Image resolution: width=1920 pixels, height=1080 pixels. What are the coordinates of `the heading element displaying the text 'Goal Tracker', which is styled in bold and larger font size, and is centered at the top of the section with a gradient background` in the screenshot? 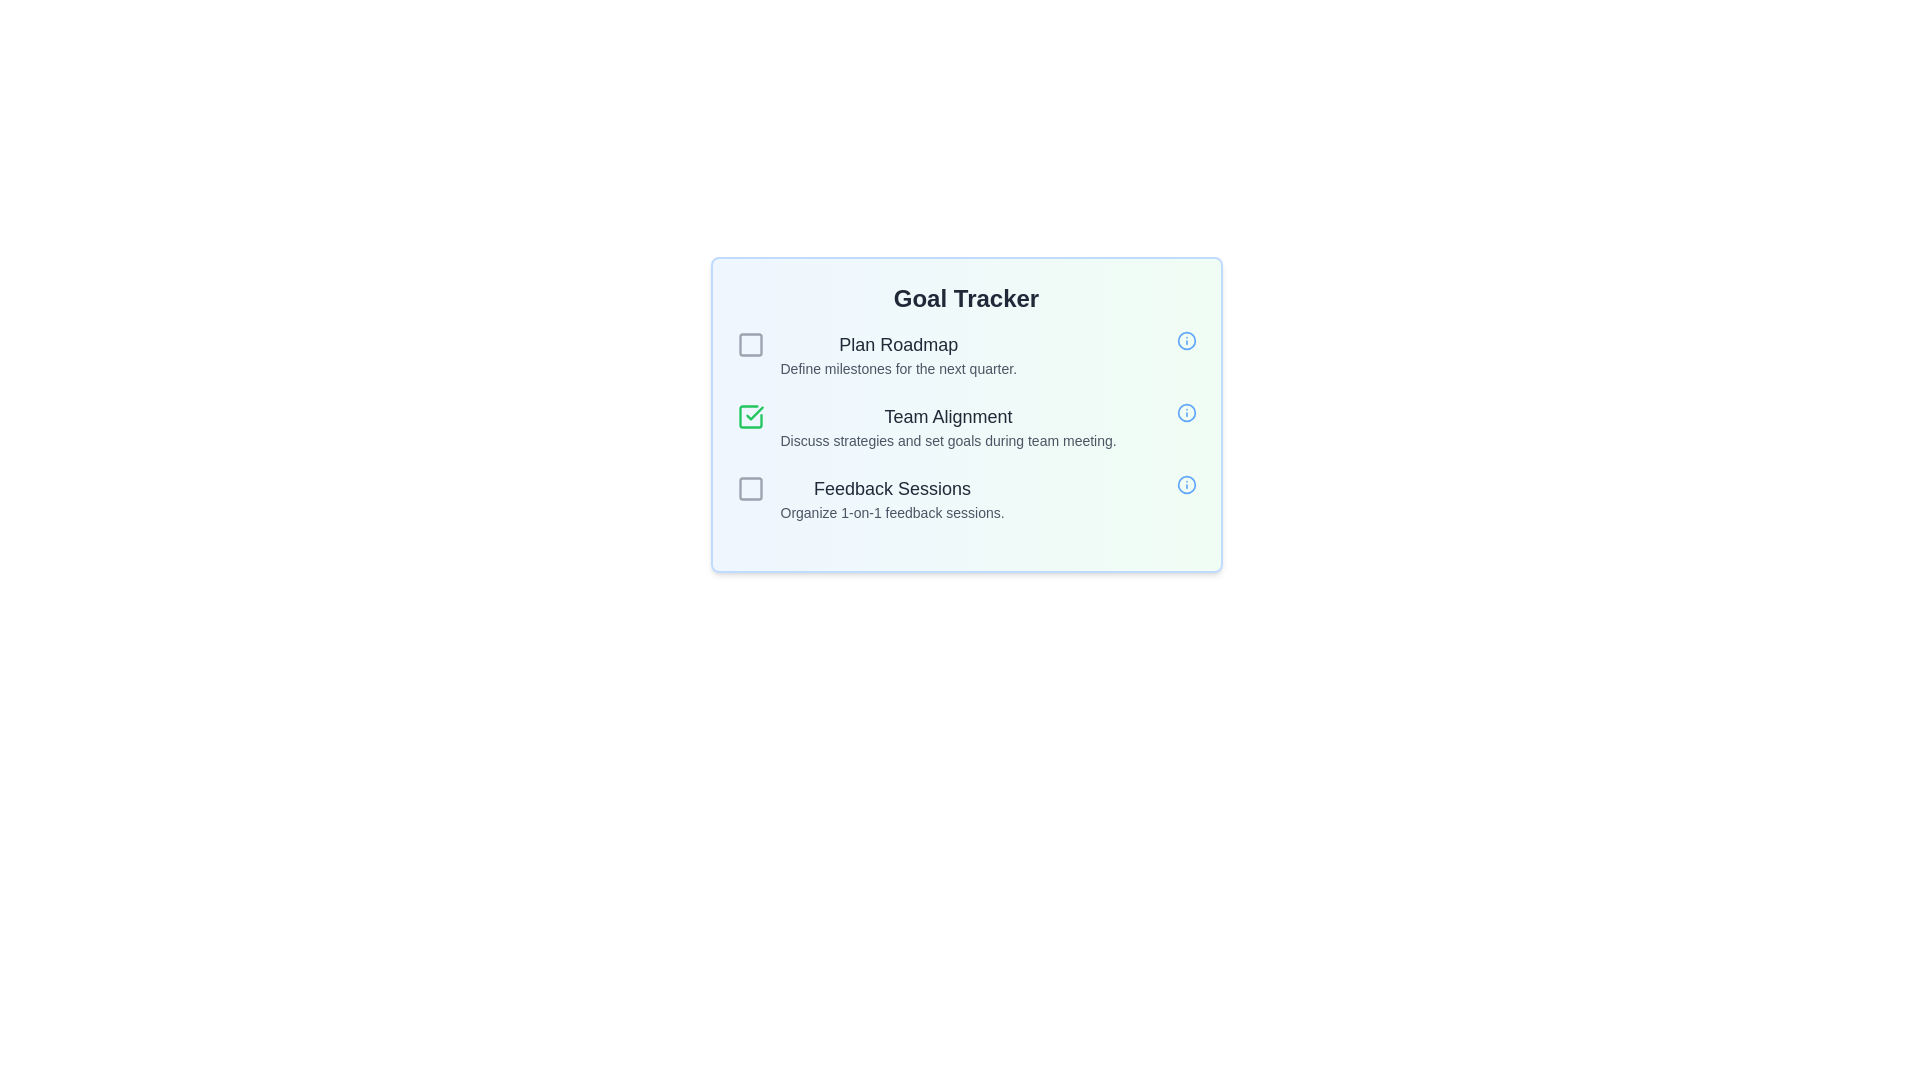 It's located at (966, 299).